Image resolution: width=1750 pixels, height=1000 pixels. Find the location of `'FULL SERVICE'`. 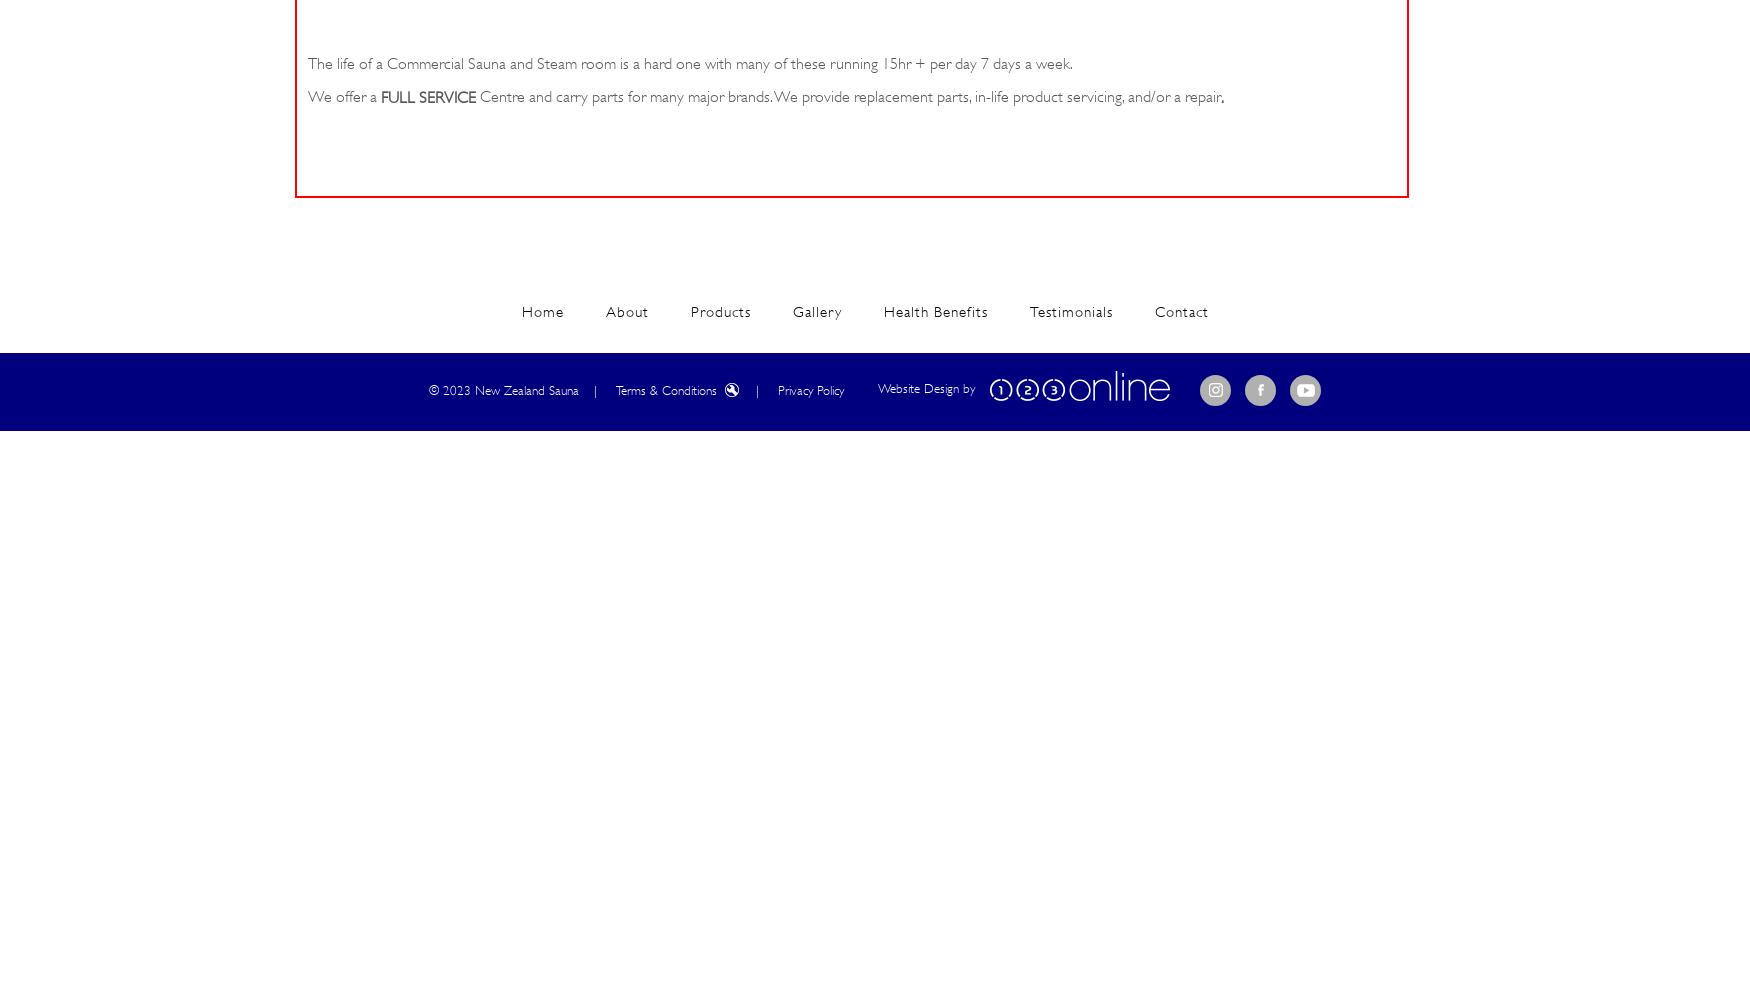

'FULL SERVICE' is located at coordinates (427, 97).